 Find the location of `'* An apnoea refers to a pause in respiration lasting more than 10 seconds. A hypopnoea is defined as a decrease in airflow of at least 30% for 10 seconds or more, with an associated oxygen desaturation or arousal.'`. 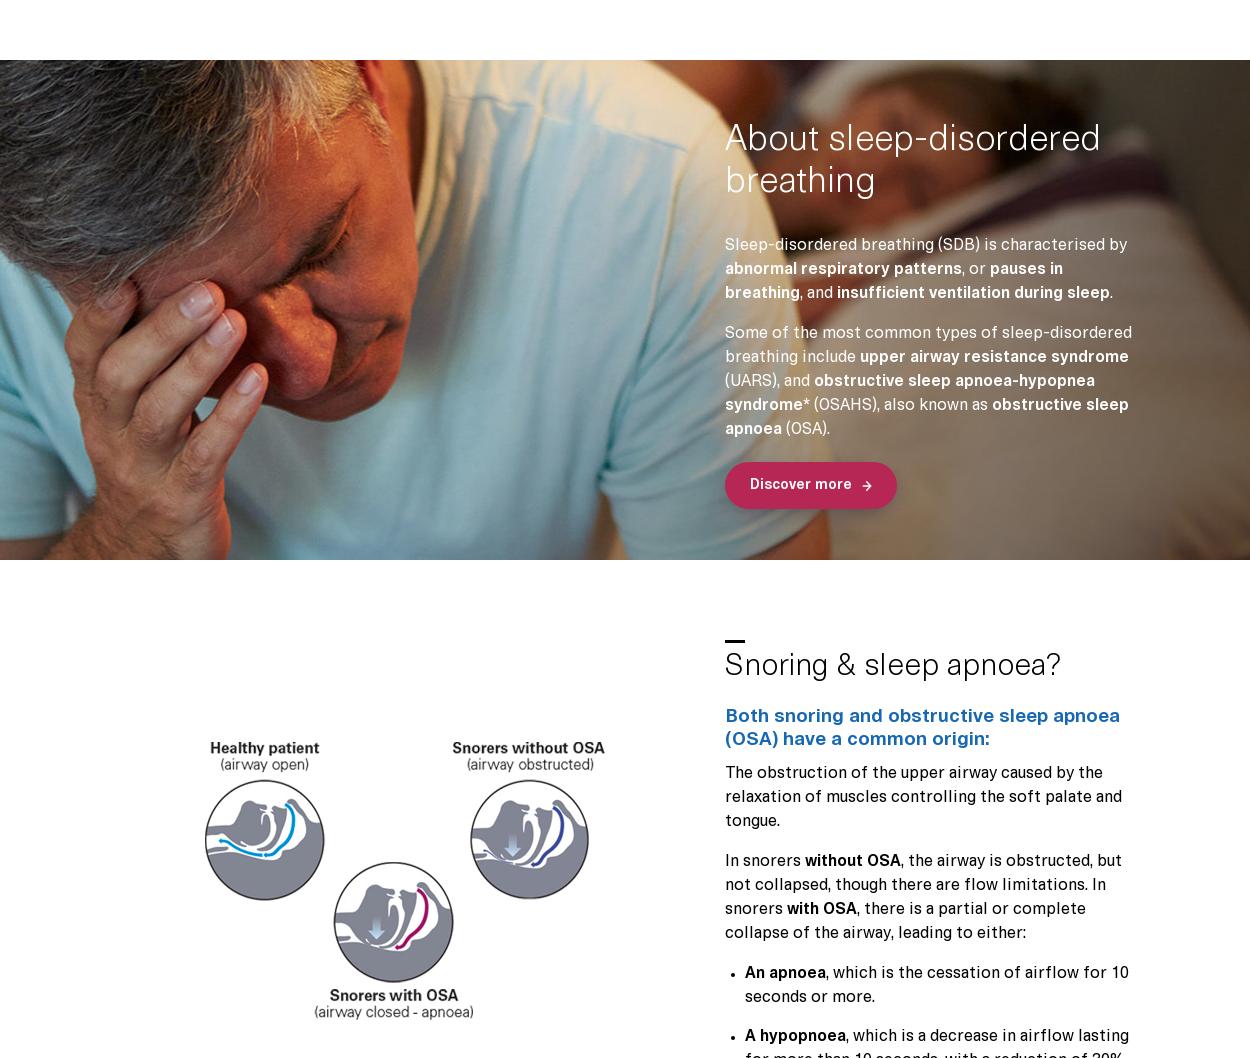

'* An apnoea refers to a pause in respiration lasting more than 10 seconds. A hypopnoea is defined as a decrease in airflow of at least 30% for 10 seconds or more, with an associated oxygen desaturation or arousal.' is located at coordinates (108, 887).